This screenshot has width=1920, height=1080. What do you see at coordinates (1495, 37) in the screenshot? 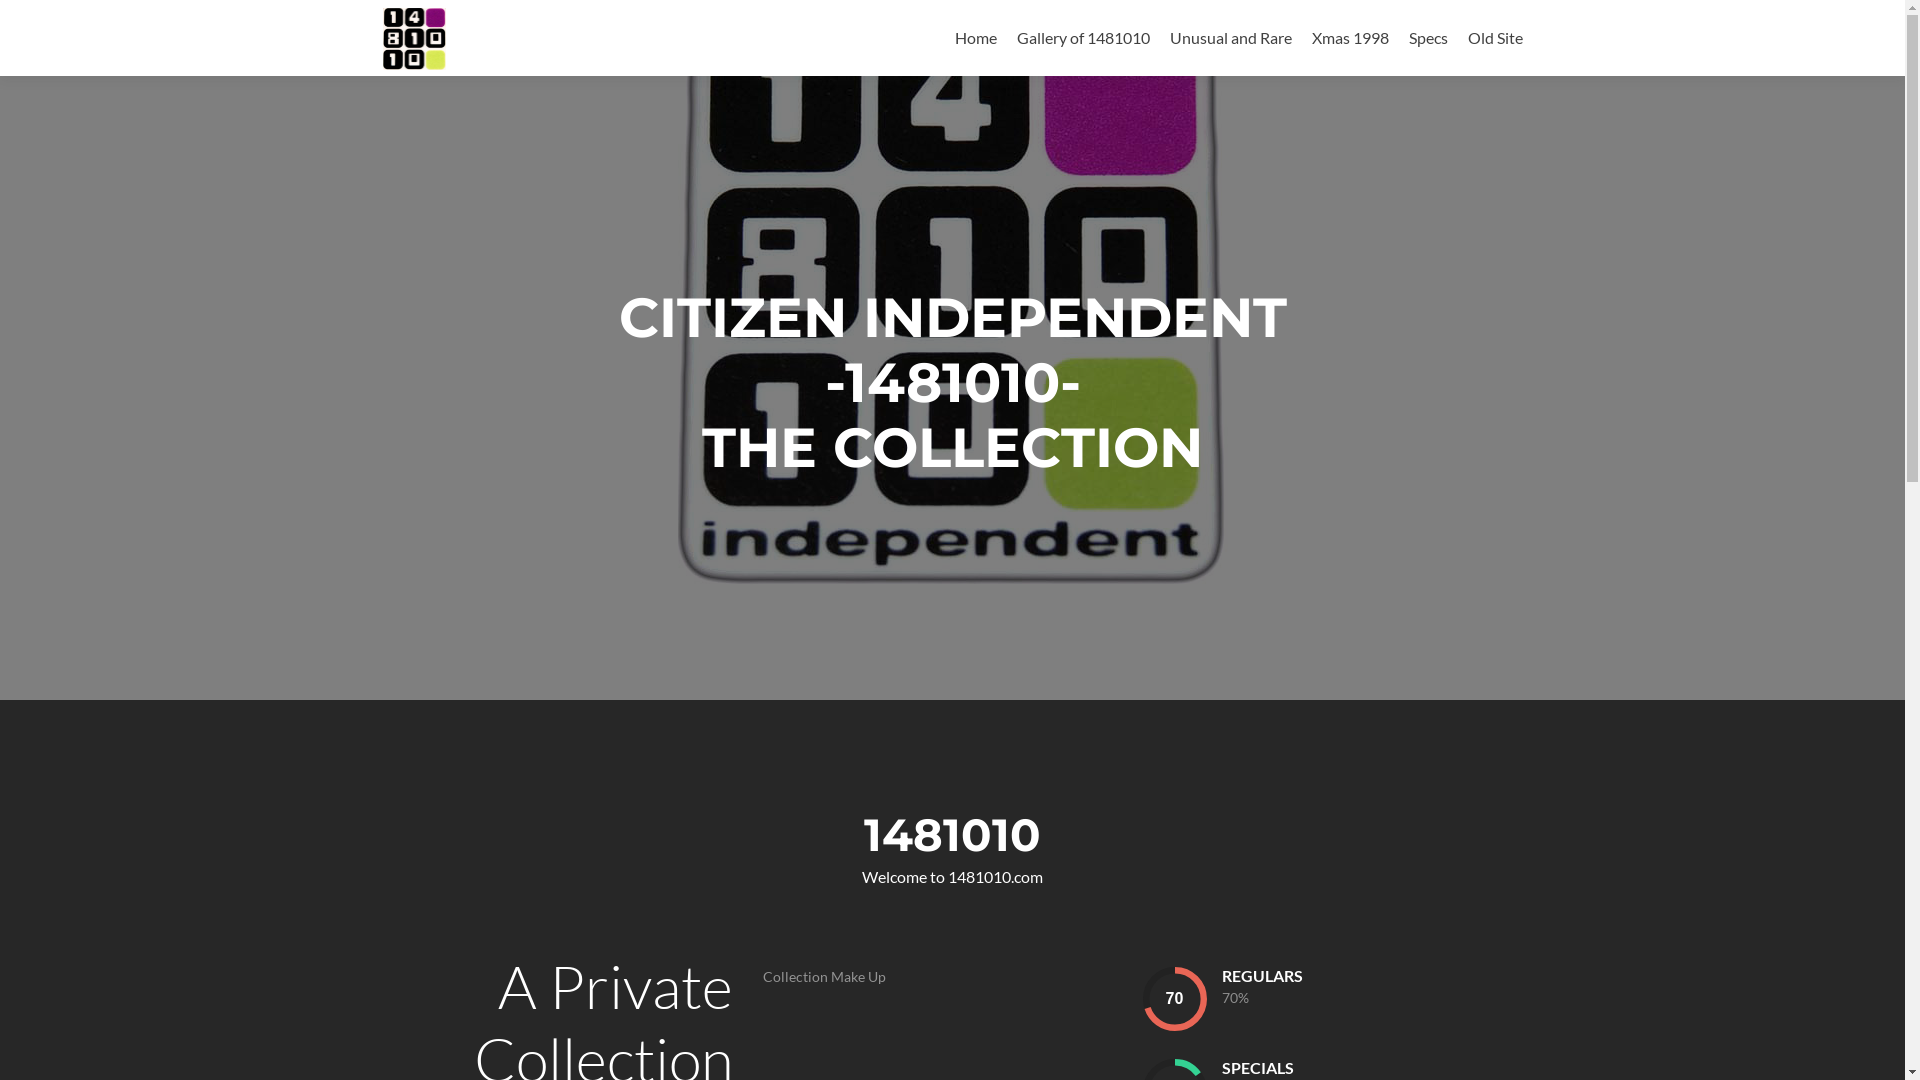
I see `'Old Site'` at bounding box center [1495, 37].